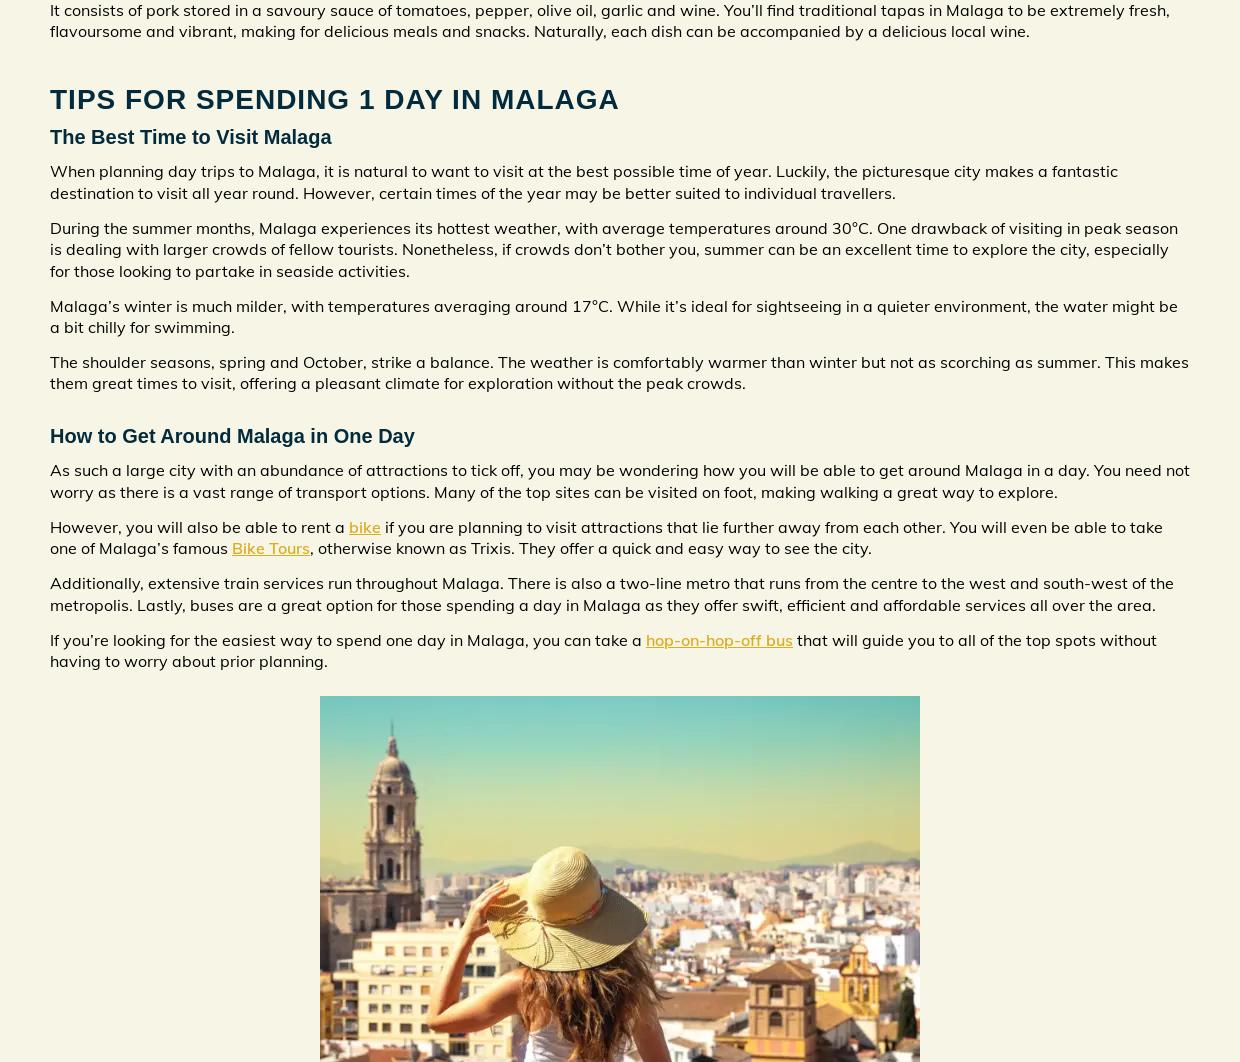 The height and width of the screenshot is (1062, 1240). I want to click on 'However, you will also be able to rent a', so click(198, 525).